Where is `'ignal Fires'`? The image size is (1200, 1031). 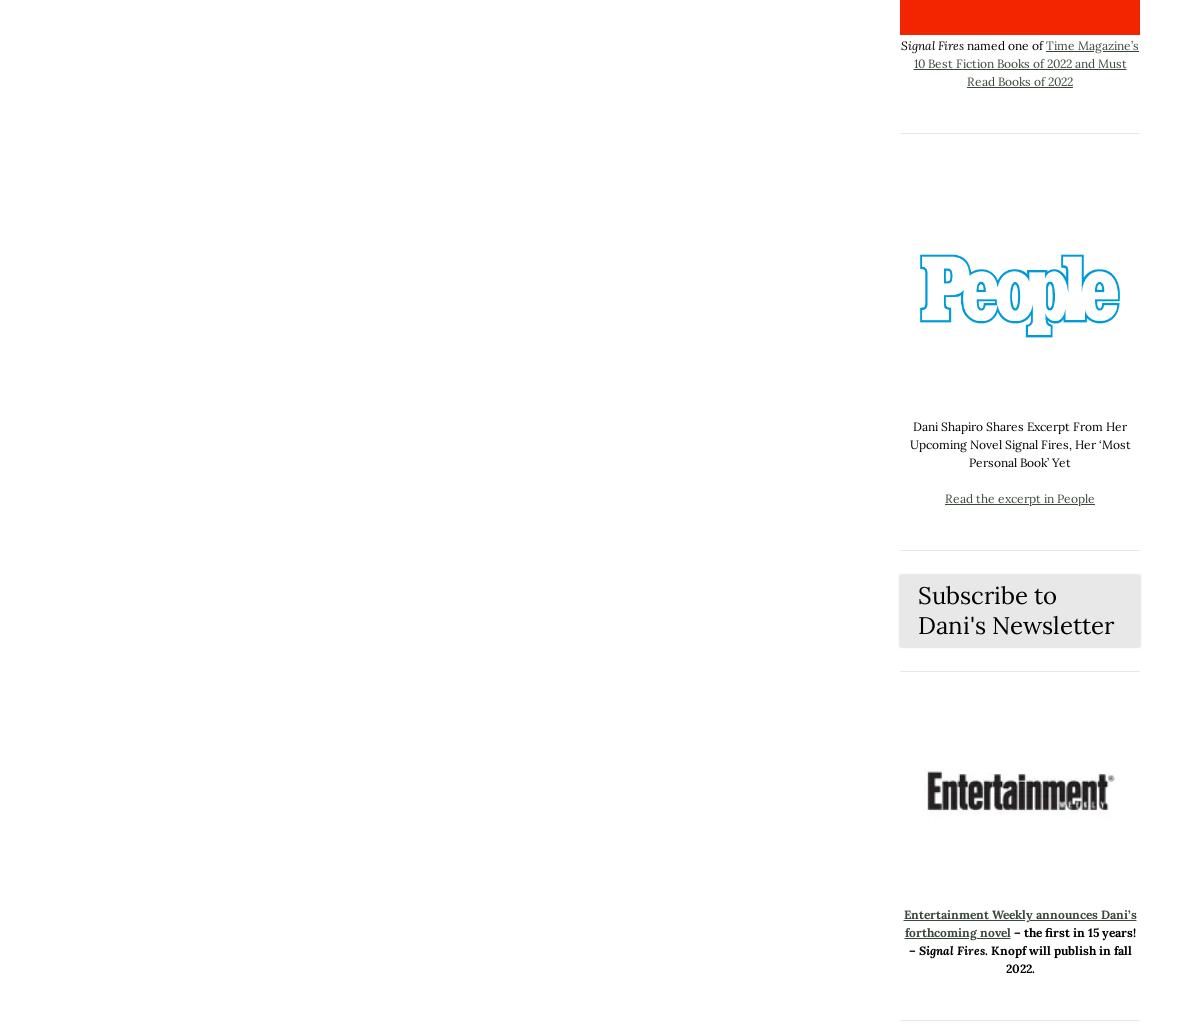
'ignal Fires' is located at coordinates (954, 949).